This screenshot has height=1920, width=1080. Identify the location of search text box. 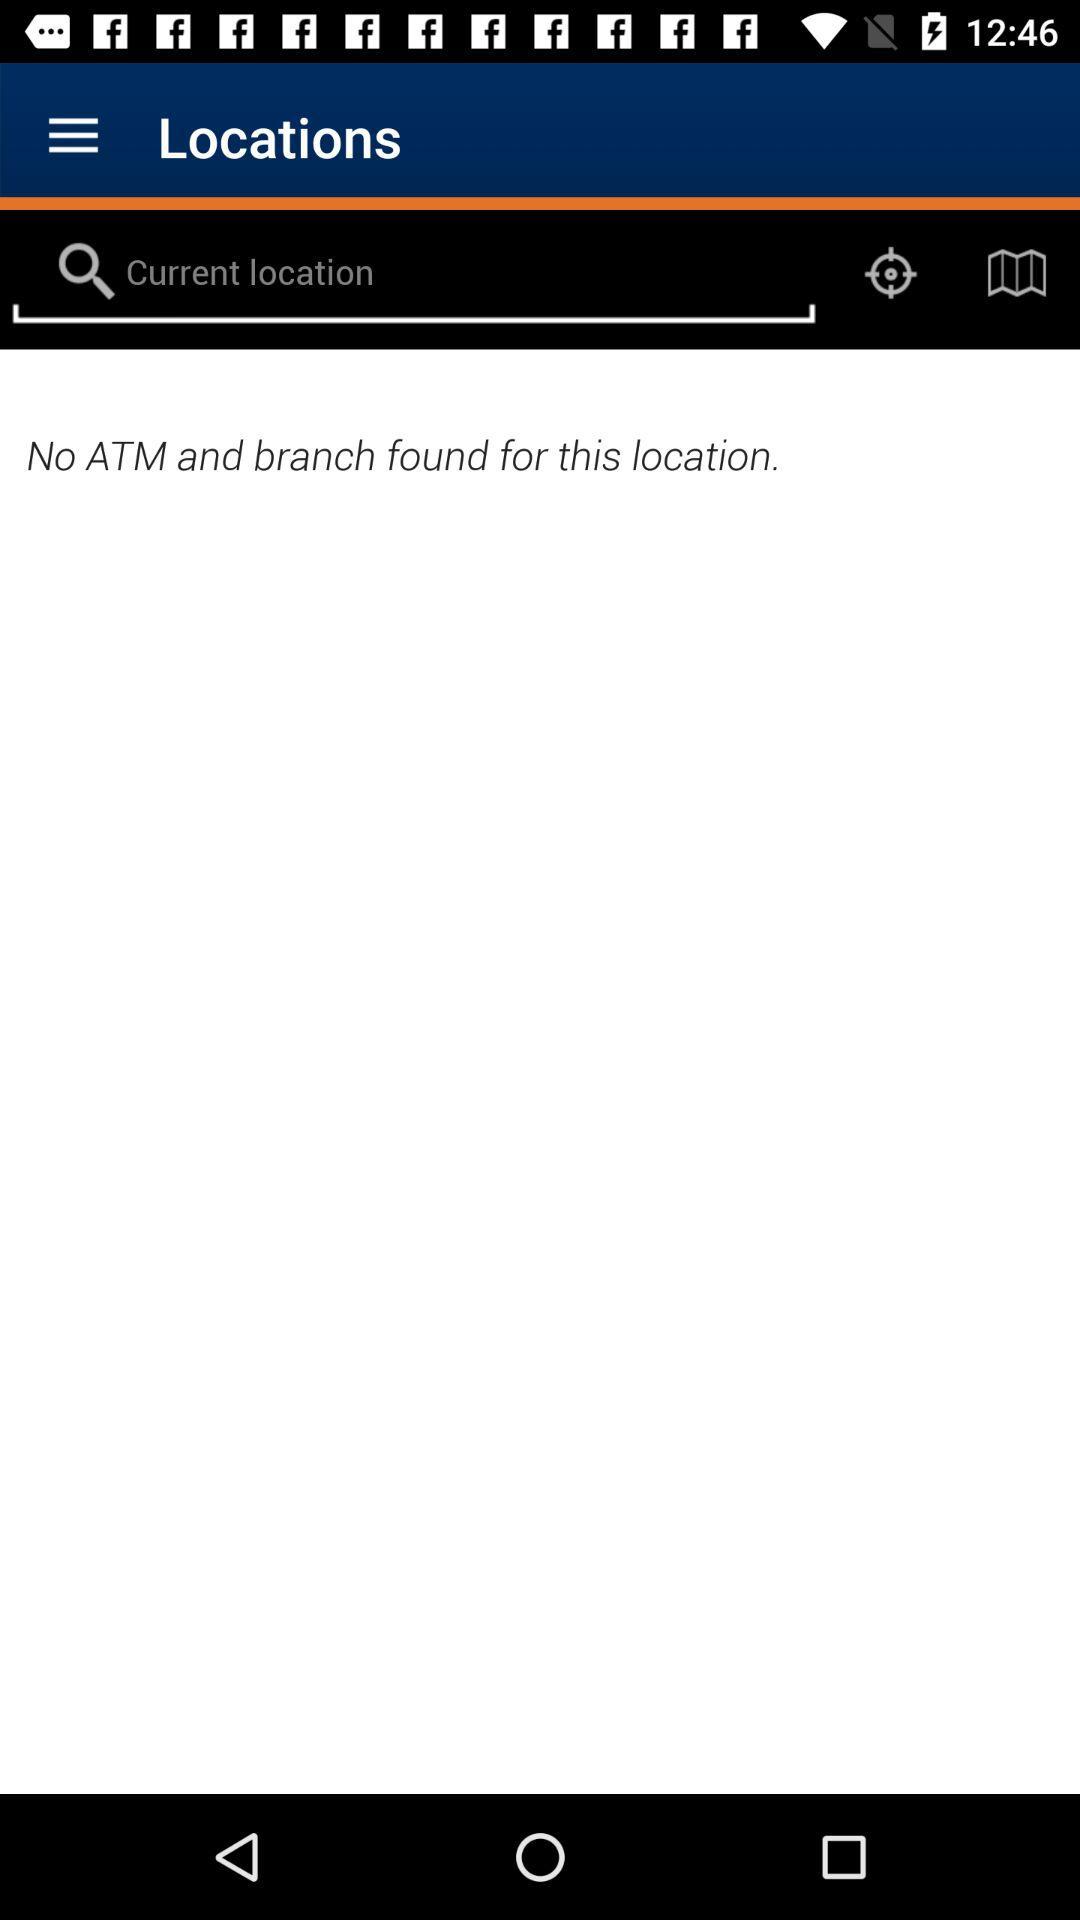
(412, 272).